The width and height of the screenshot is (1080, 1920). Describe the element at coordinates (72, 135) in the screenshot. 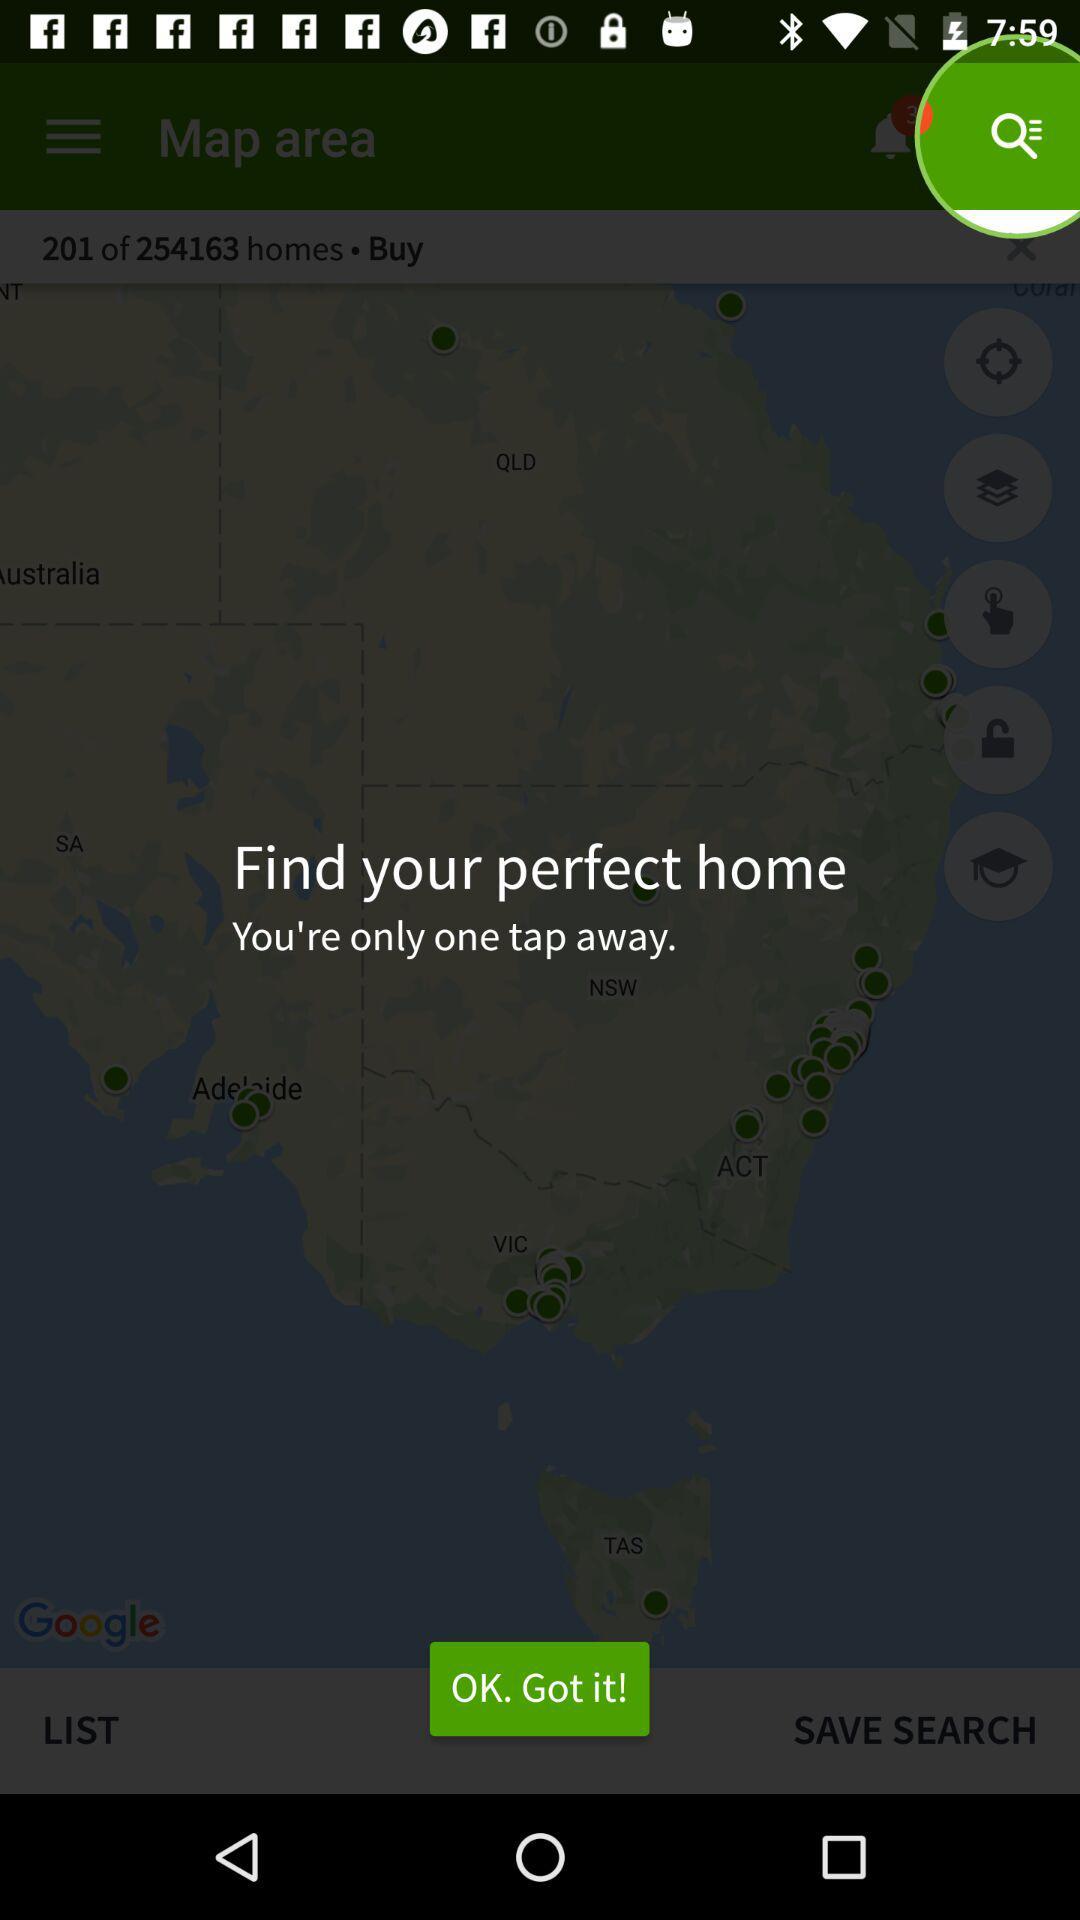

I see `drop down menu` at that location.